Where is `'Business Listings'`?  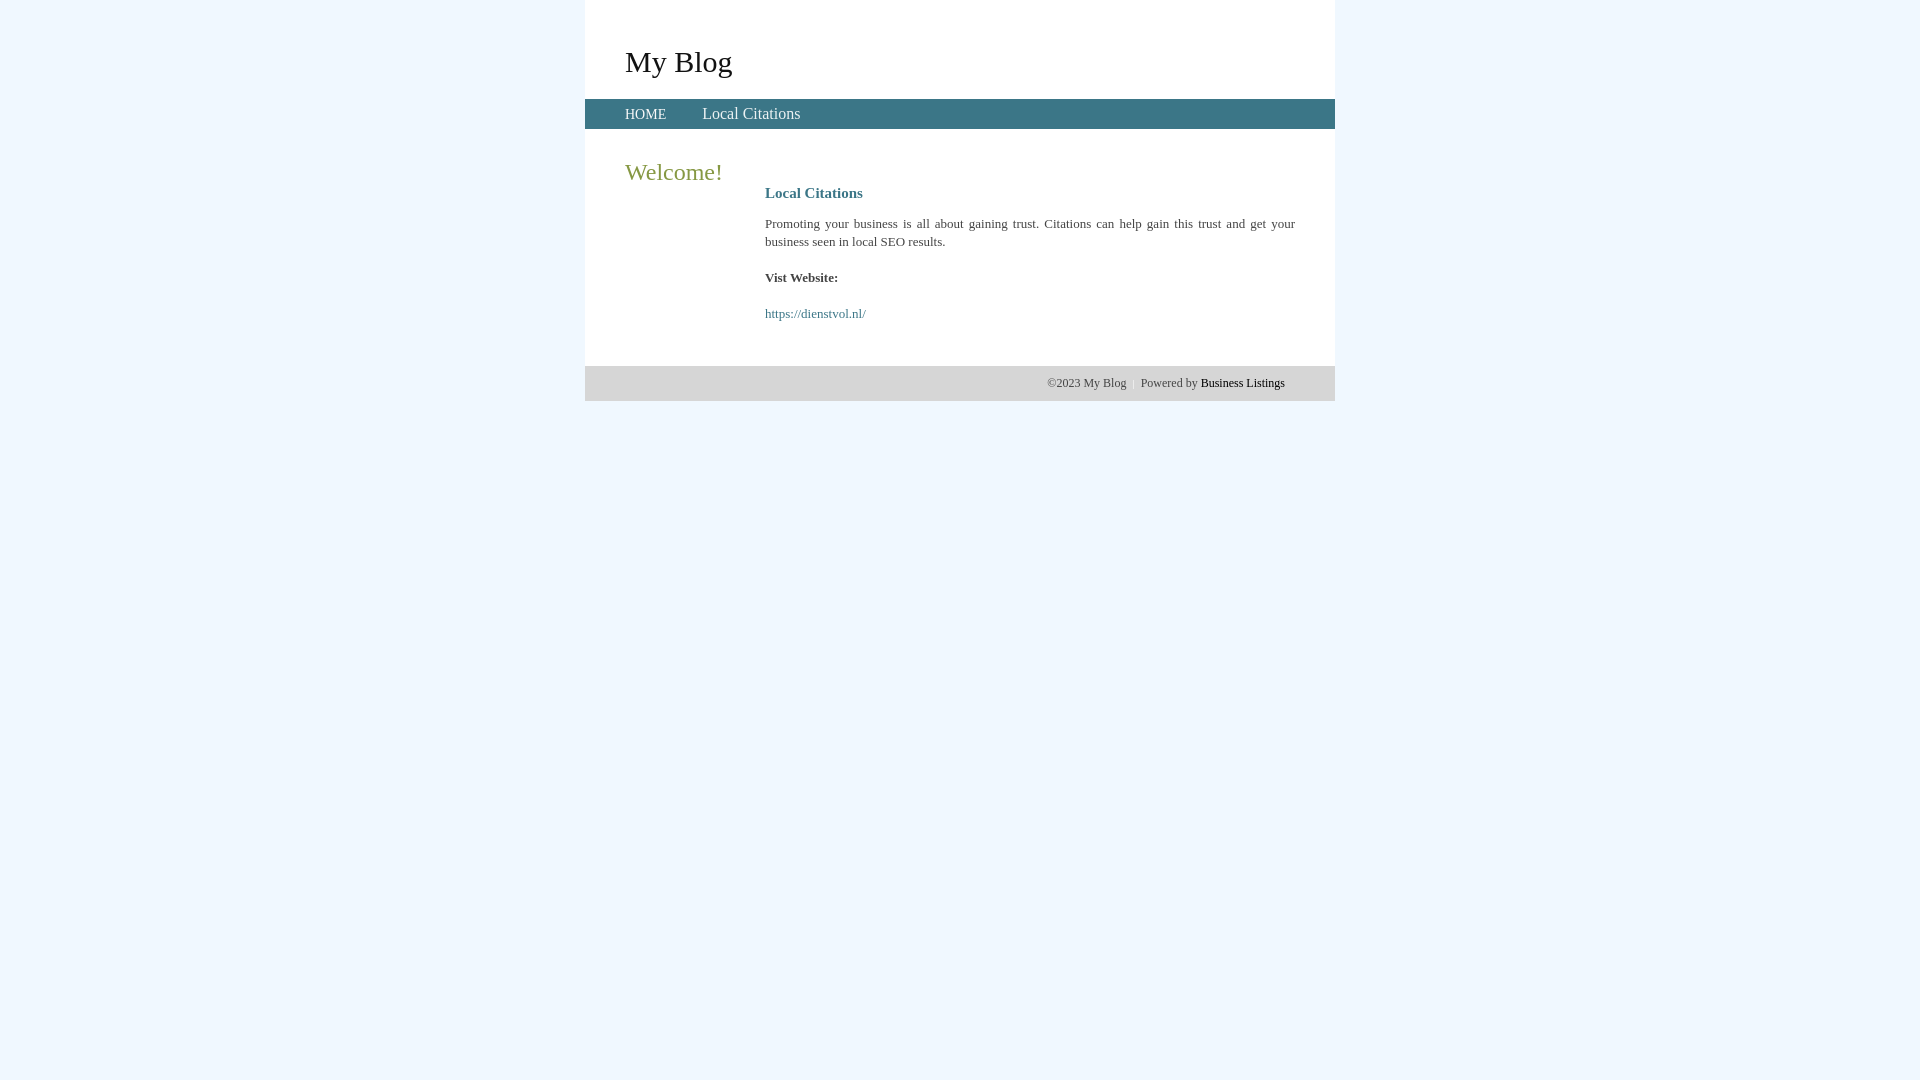 'Business Listings' is located at coordinates (1242, 382).